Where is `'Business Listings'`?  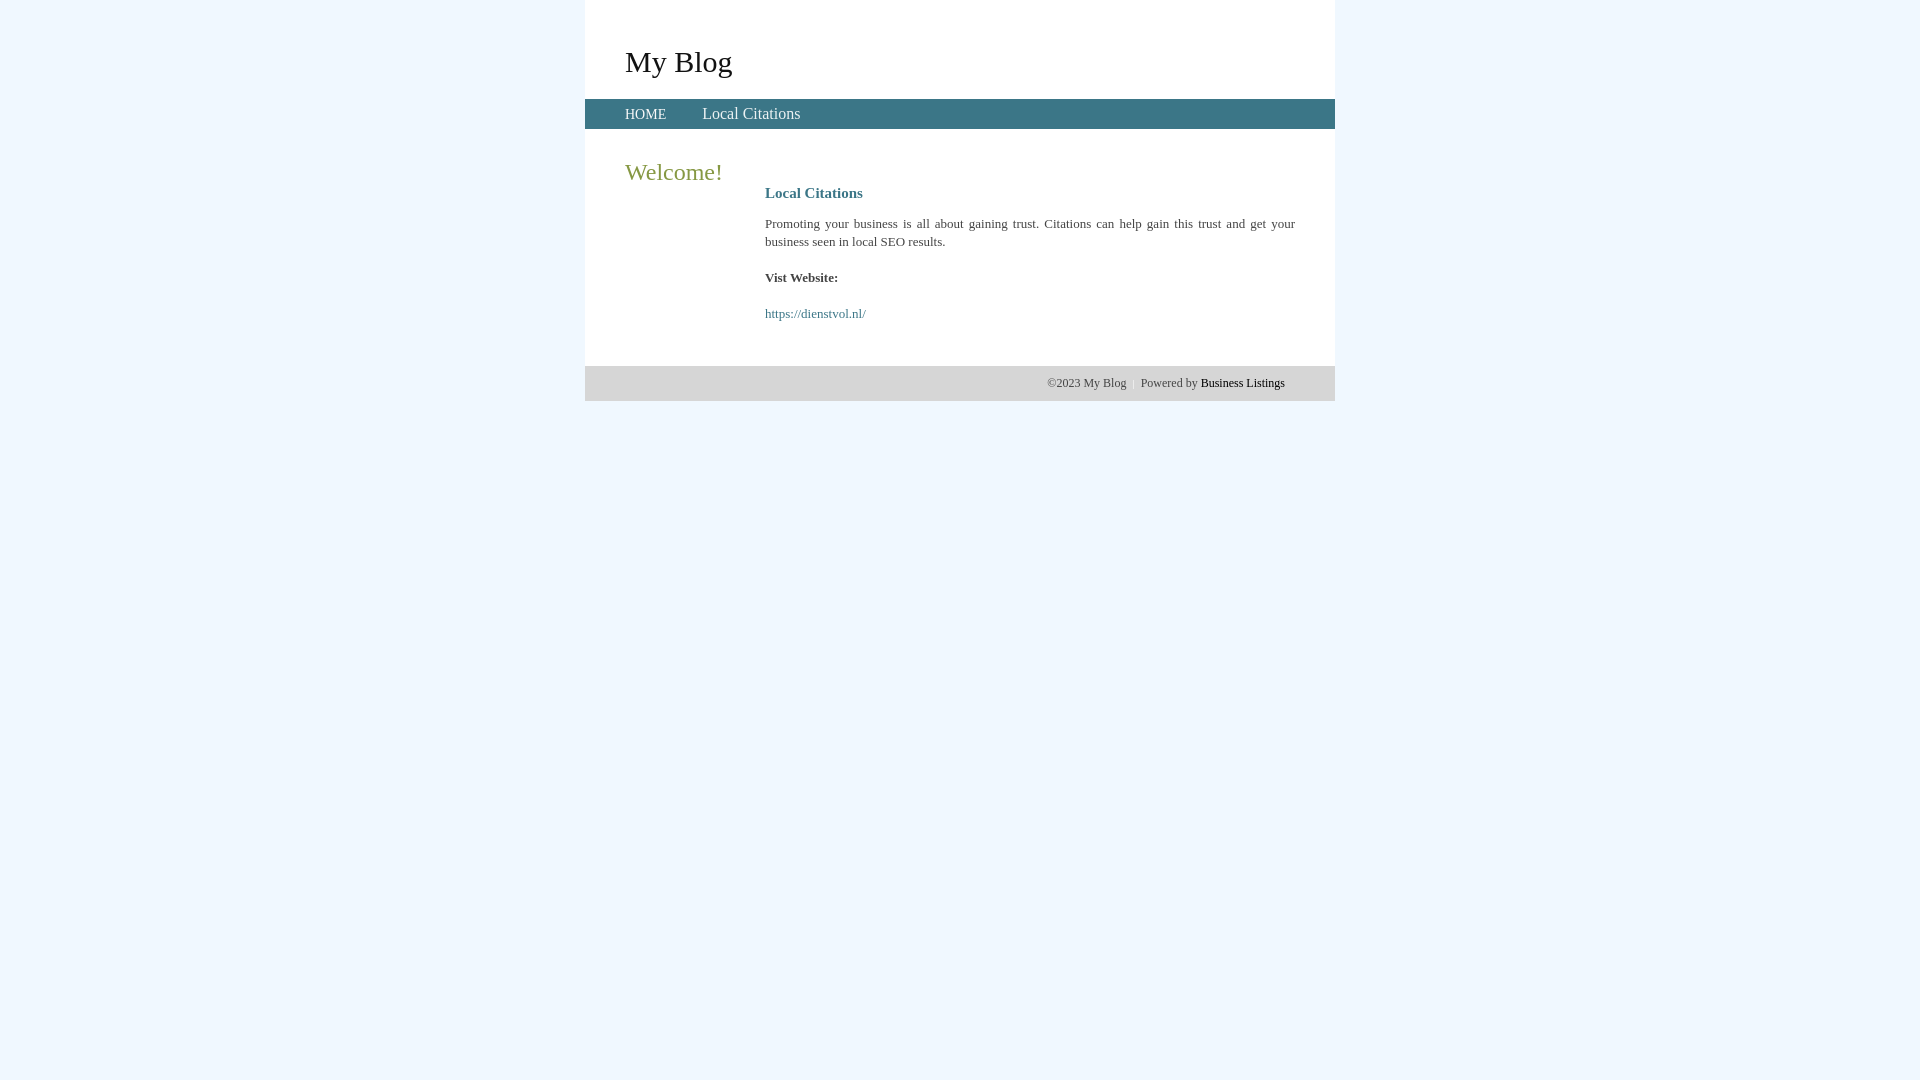 'Business Listings' is located at coordinates (1242, 382).